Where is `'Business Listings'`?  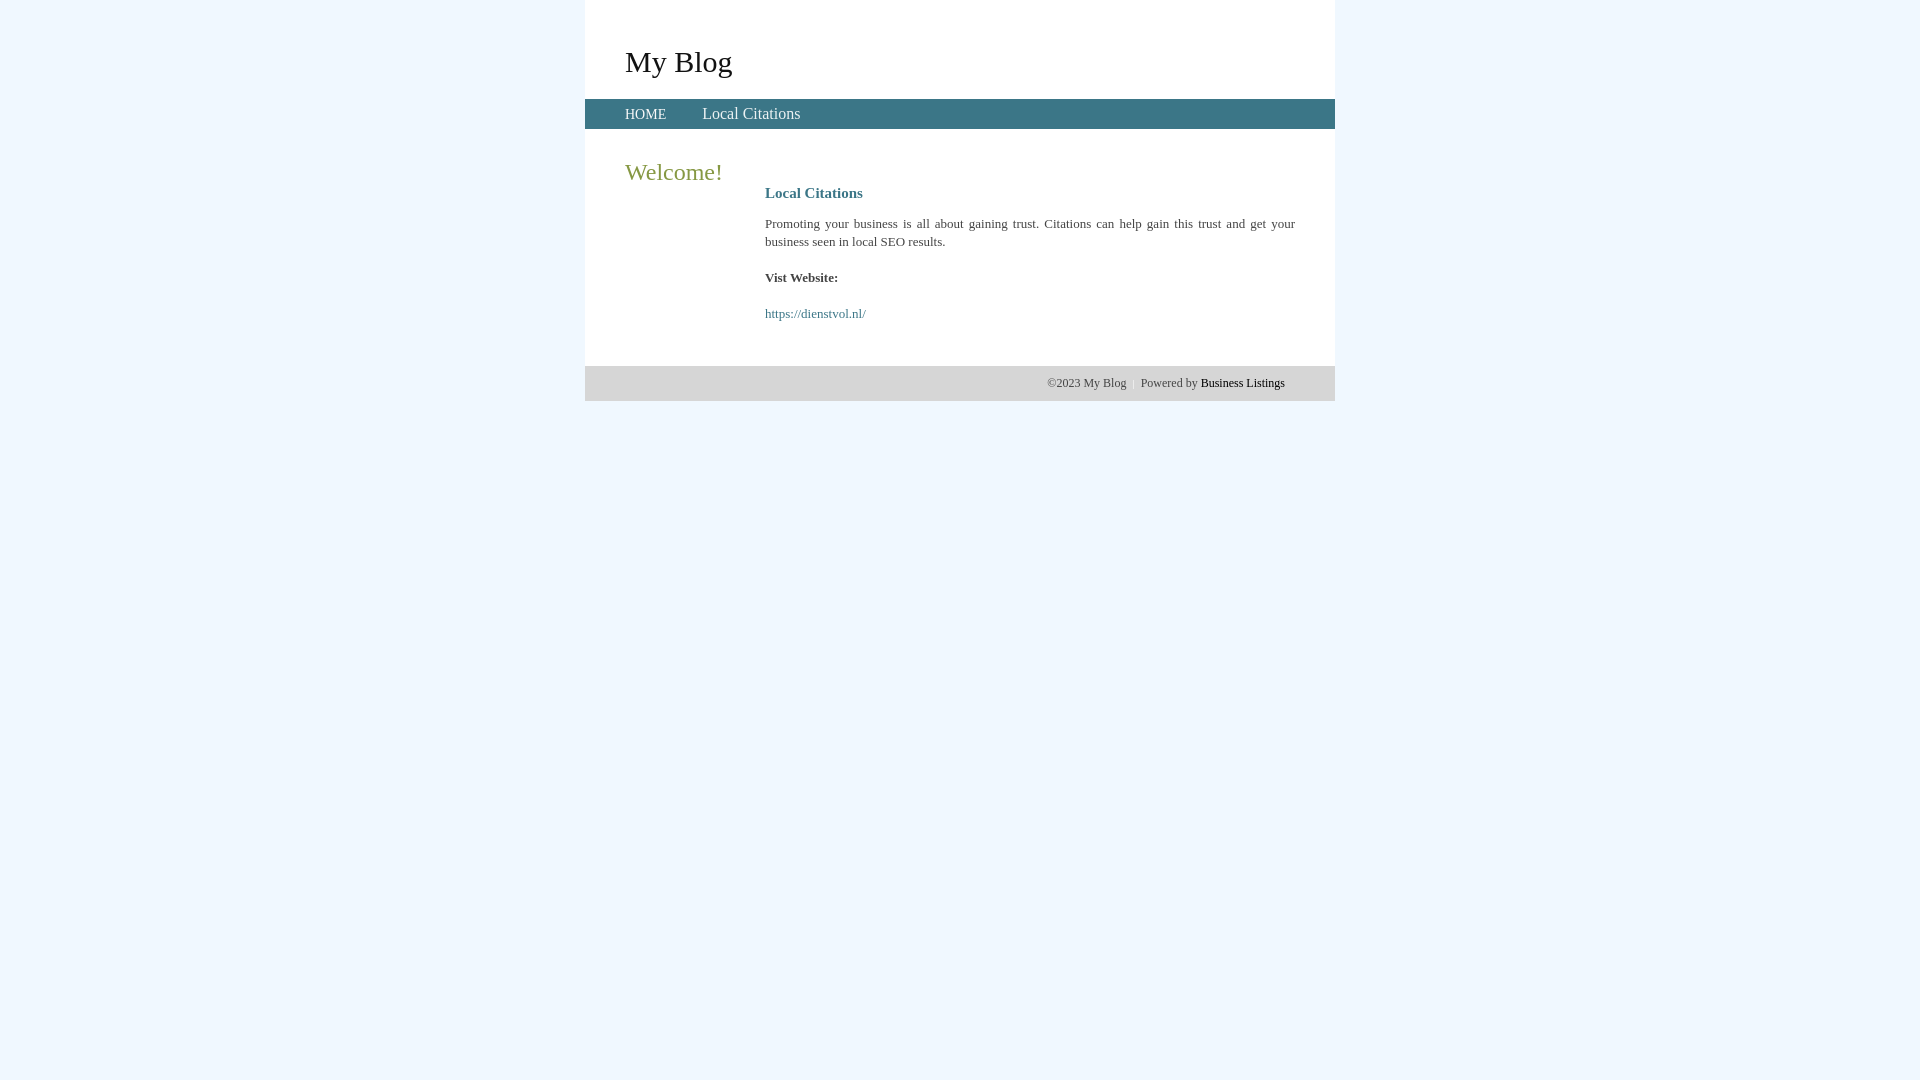 'Business Listings' is located at coordinates (1242, 382).